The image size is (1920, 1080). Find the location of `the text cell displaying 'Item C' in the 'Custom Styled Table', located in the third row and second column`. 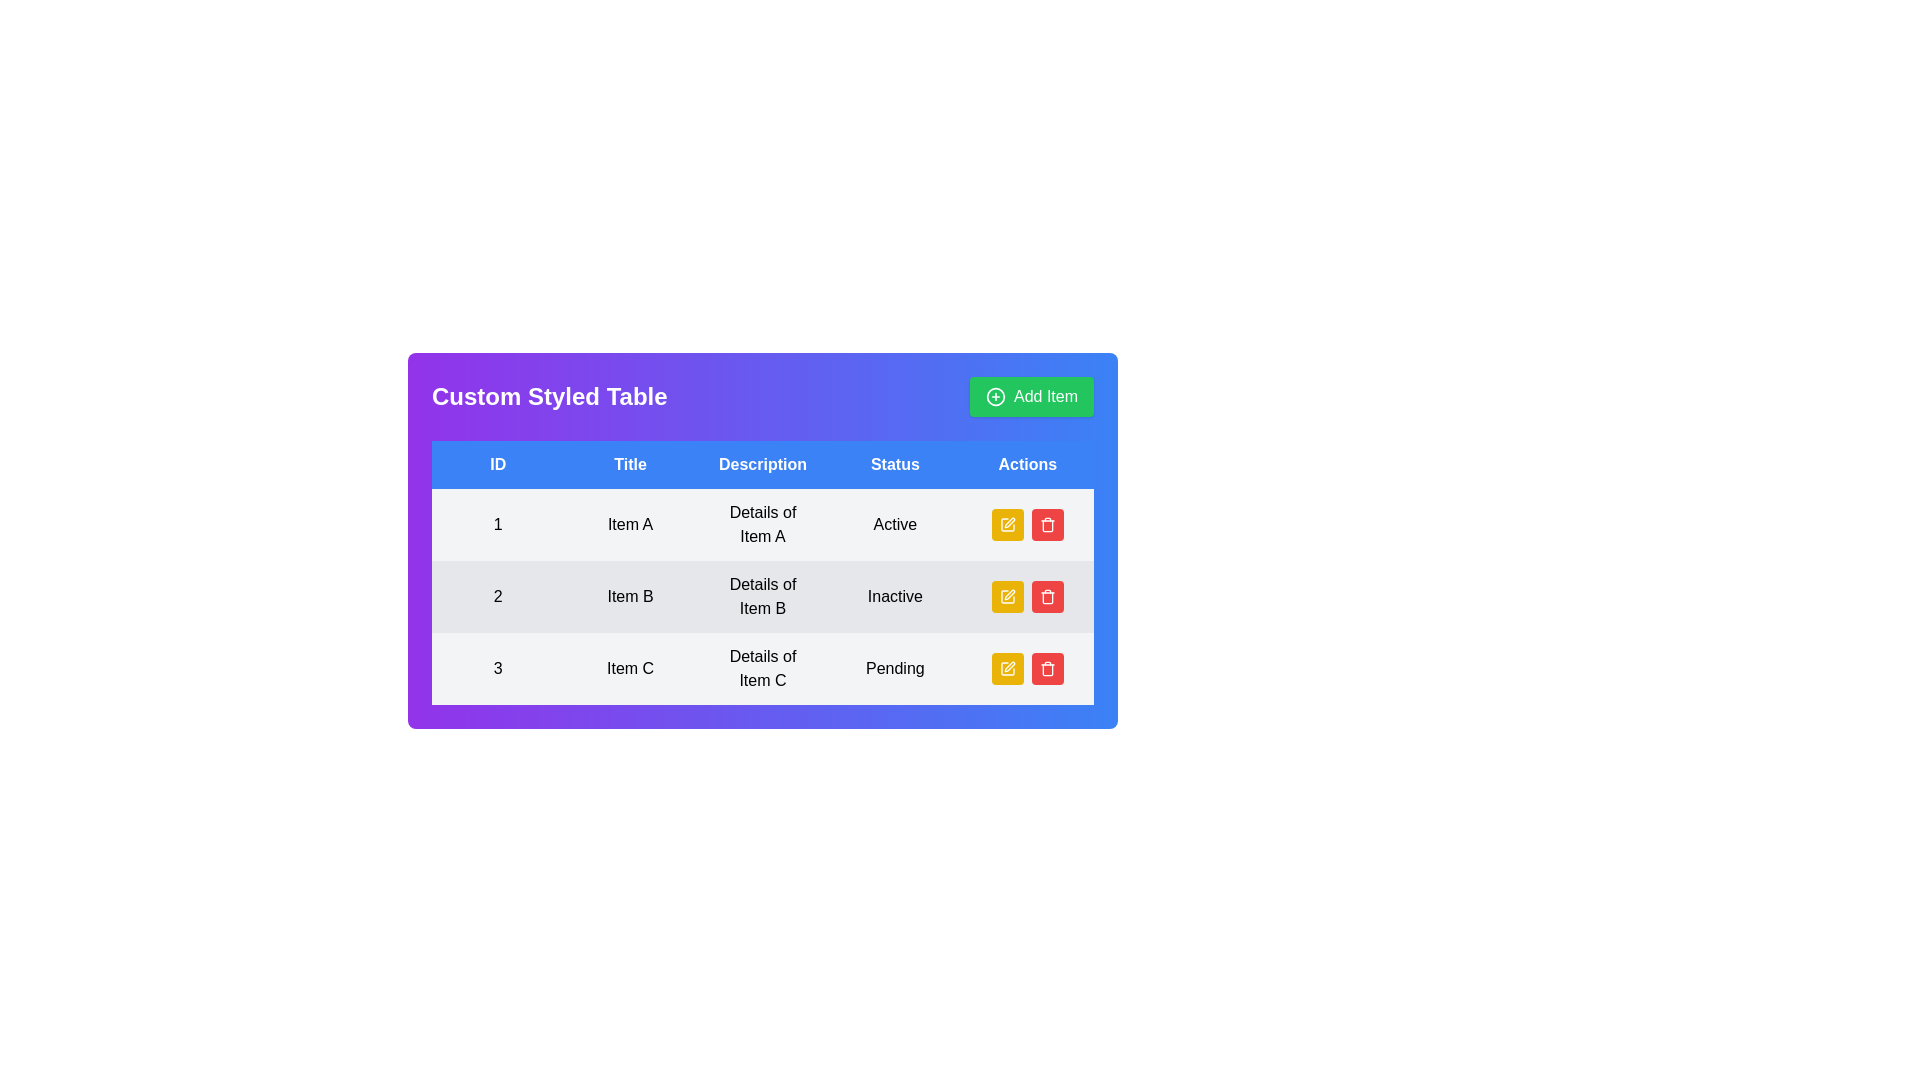

the text cell displaying 'Item C' in the 'Custom Styled Table', located in the third row and second column is located at coordinates (629, 668).